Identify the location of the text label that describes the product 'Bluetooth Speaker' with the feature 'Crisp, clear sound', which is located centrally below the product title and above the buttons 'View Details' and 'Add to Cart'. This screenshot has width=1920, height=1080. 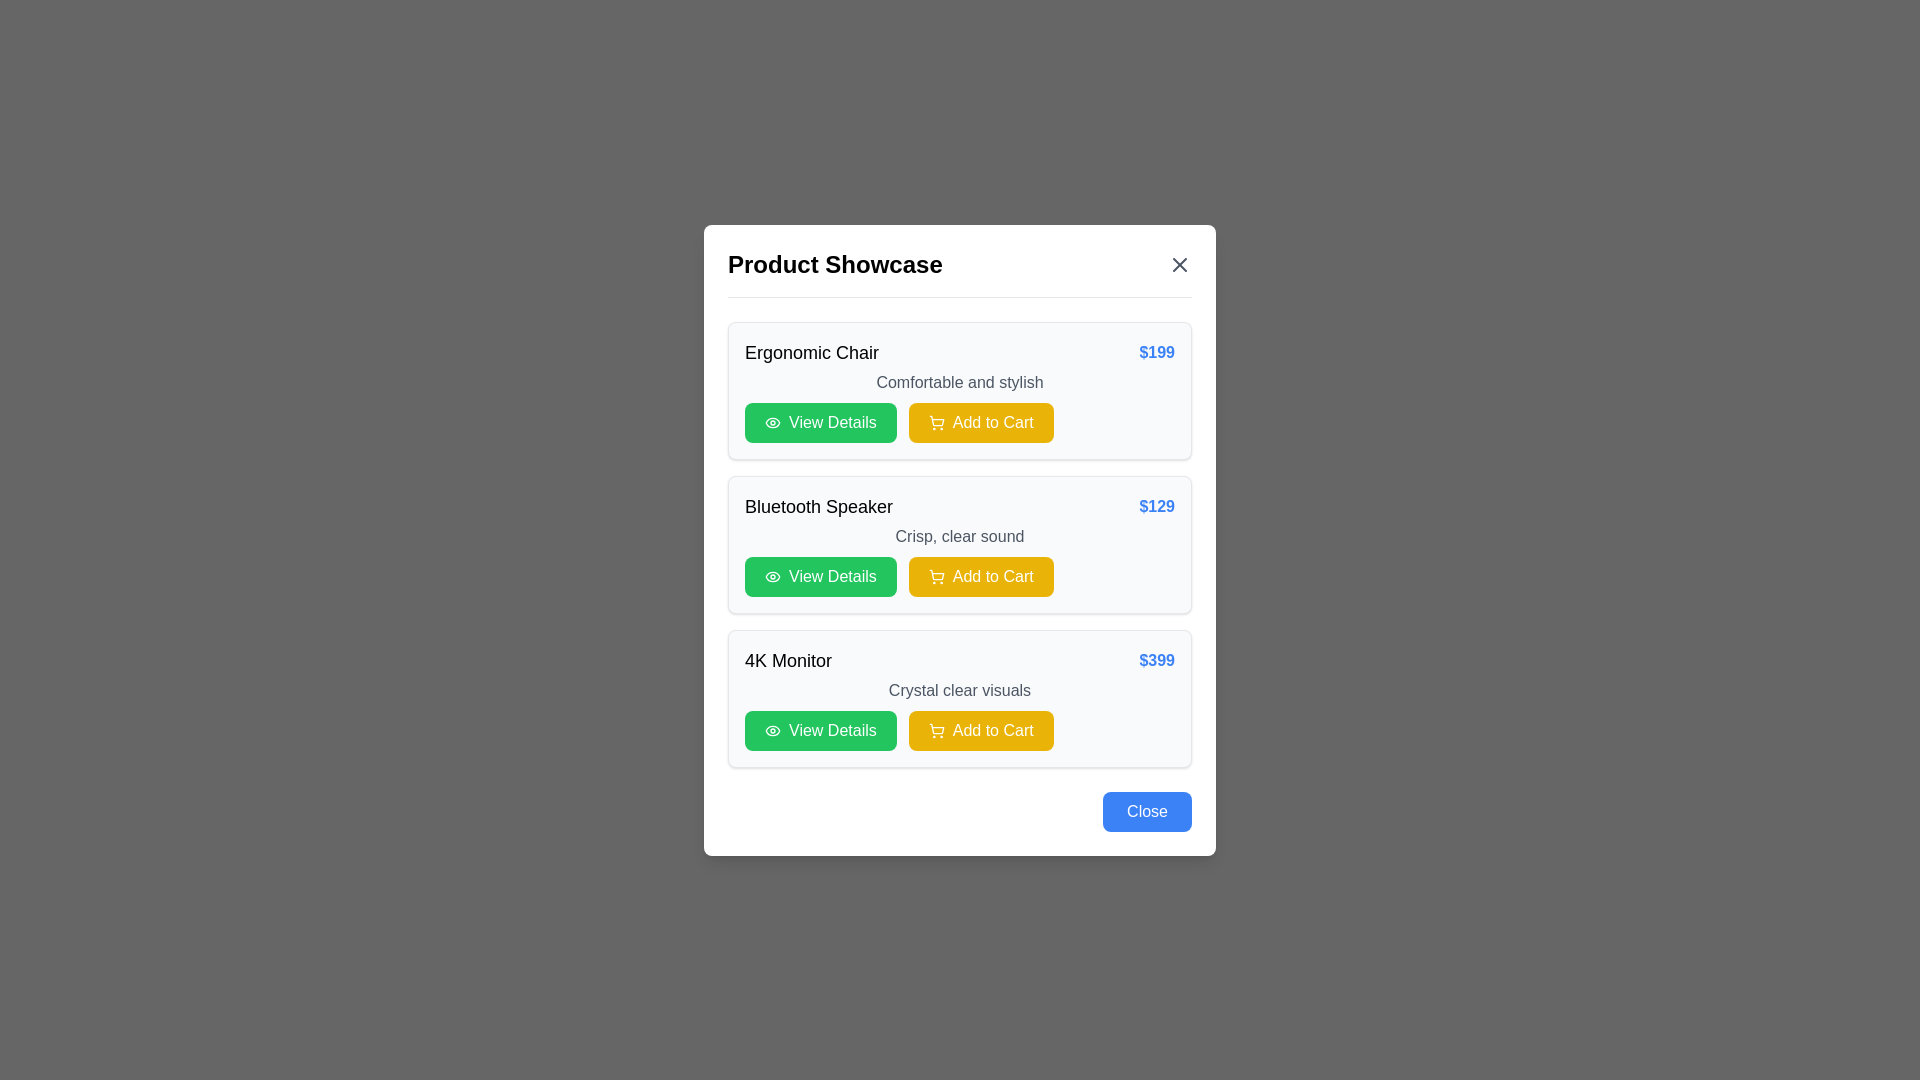
(960, 535).